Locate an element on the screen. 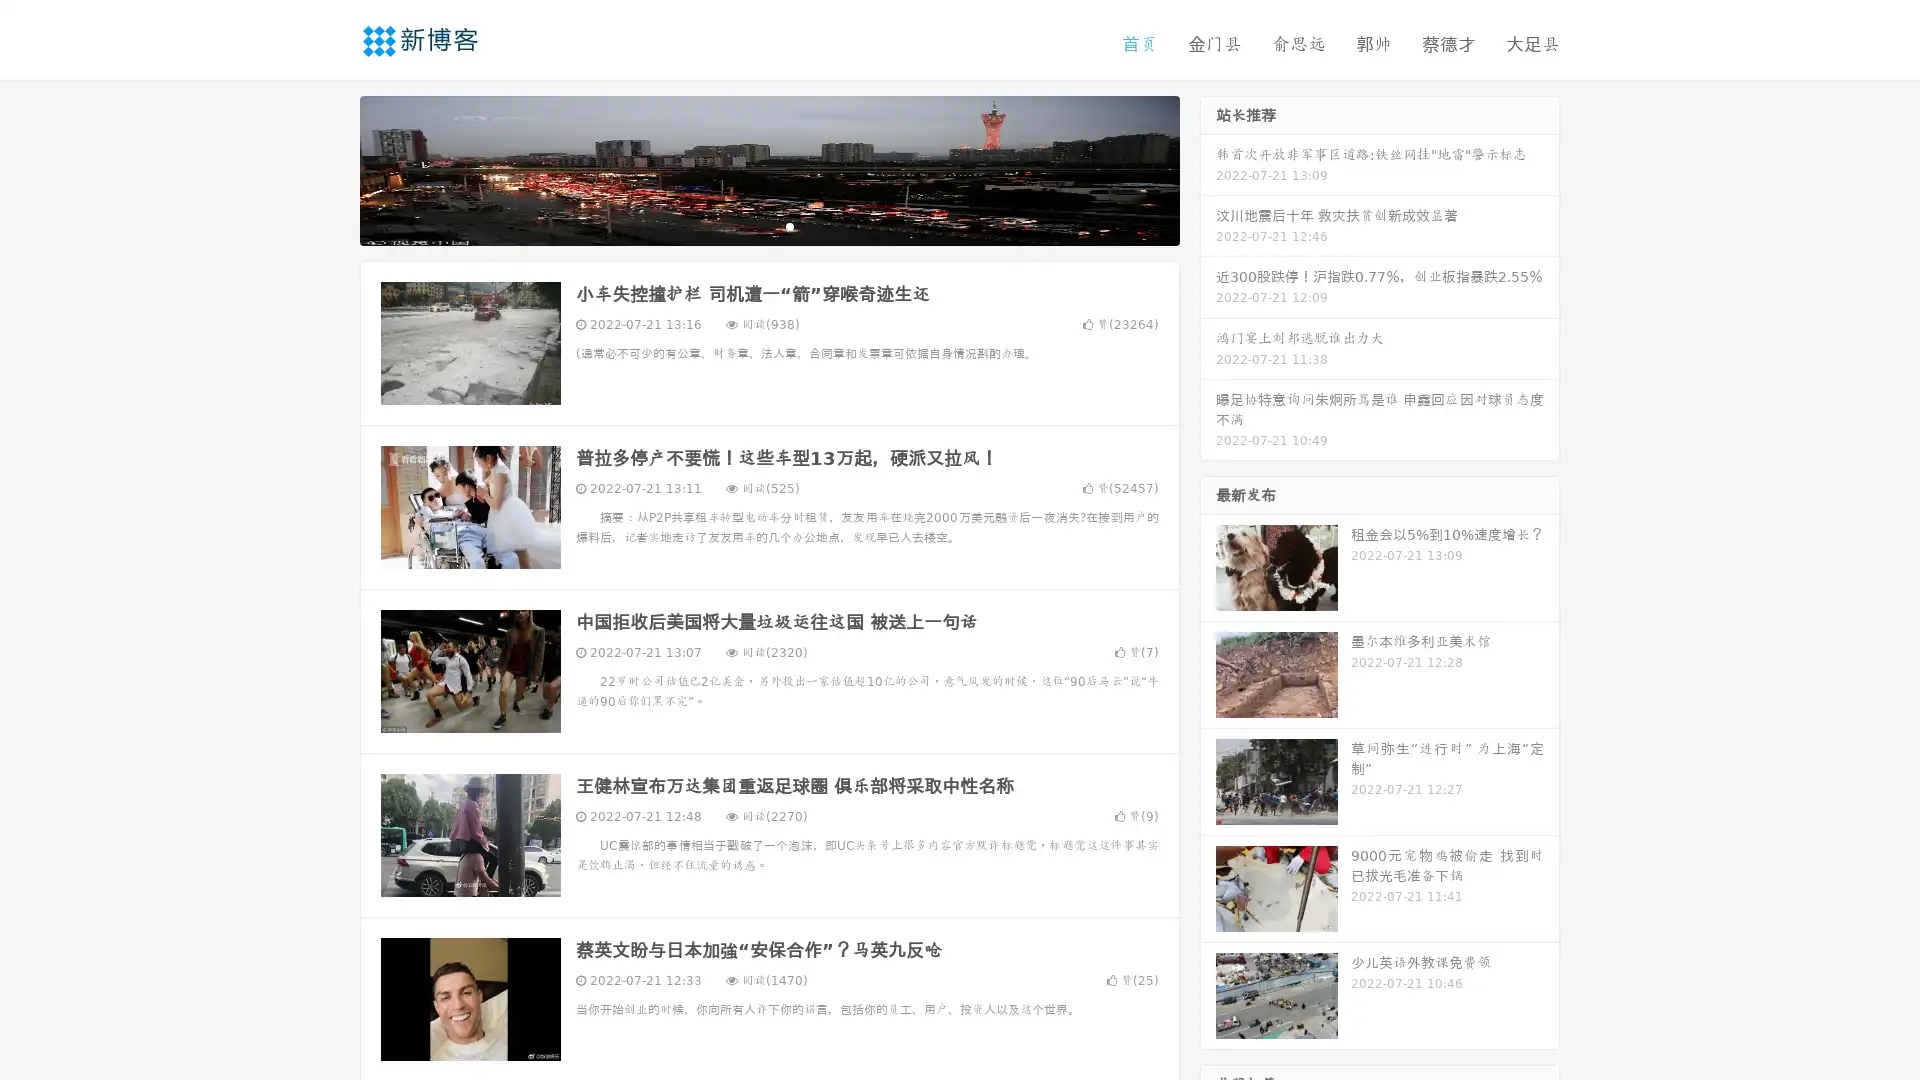 Image resolution: width=1920 pixels, height=1080 pixels. Next slide is located at coordinates (1208, 168).